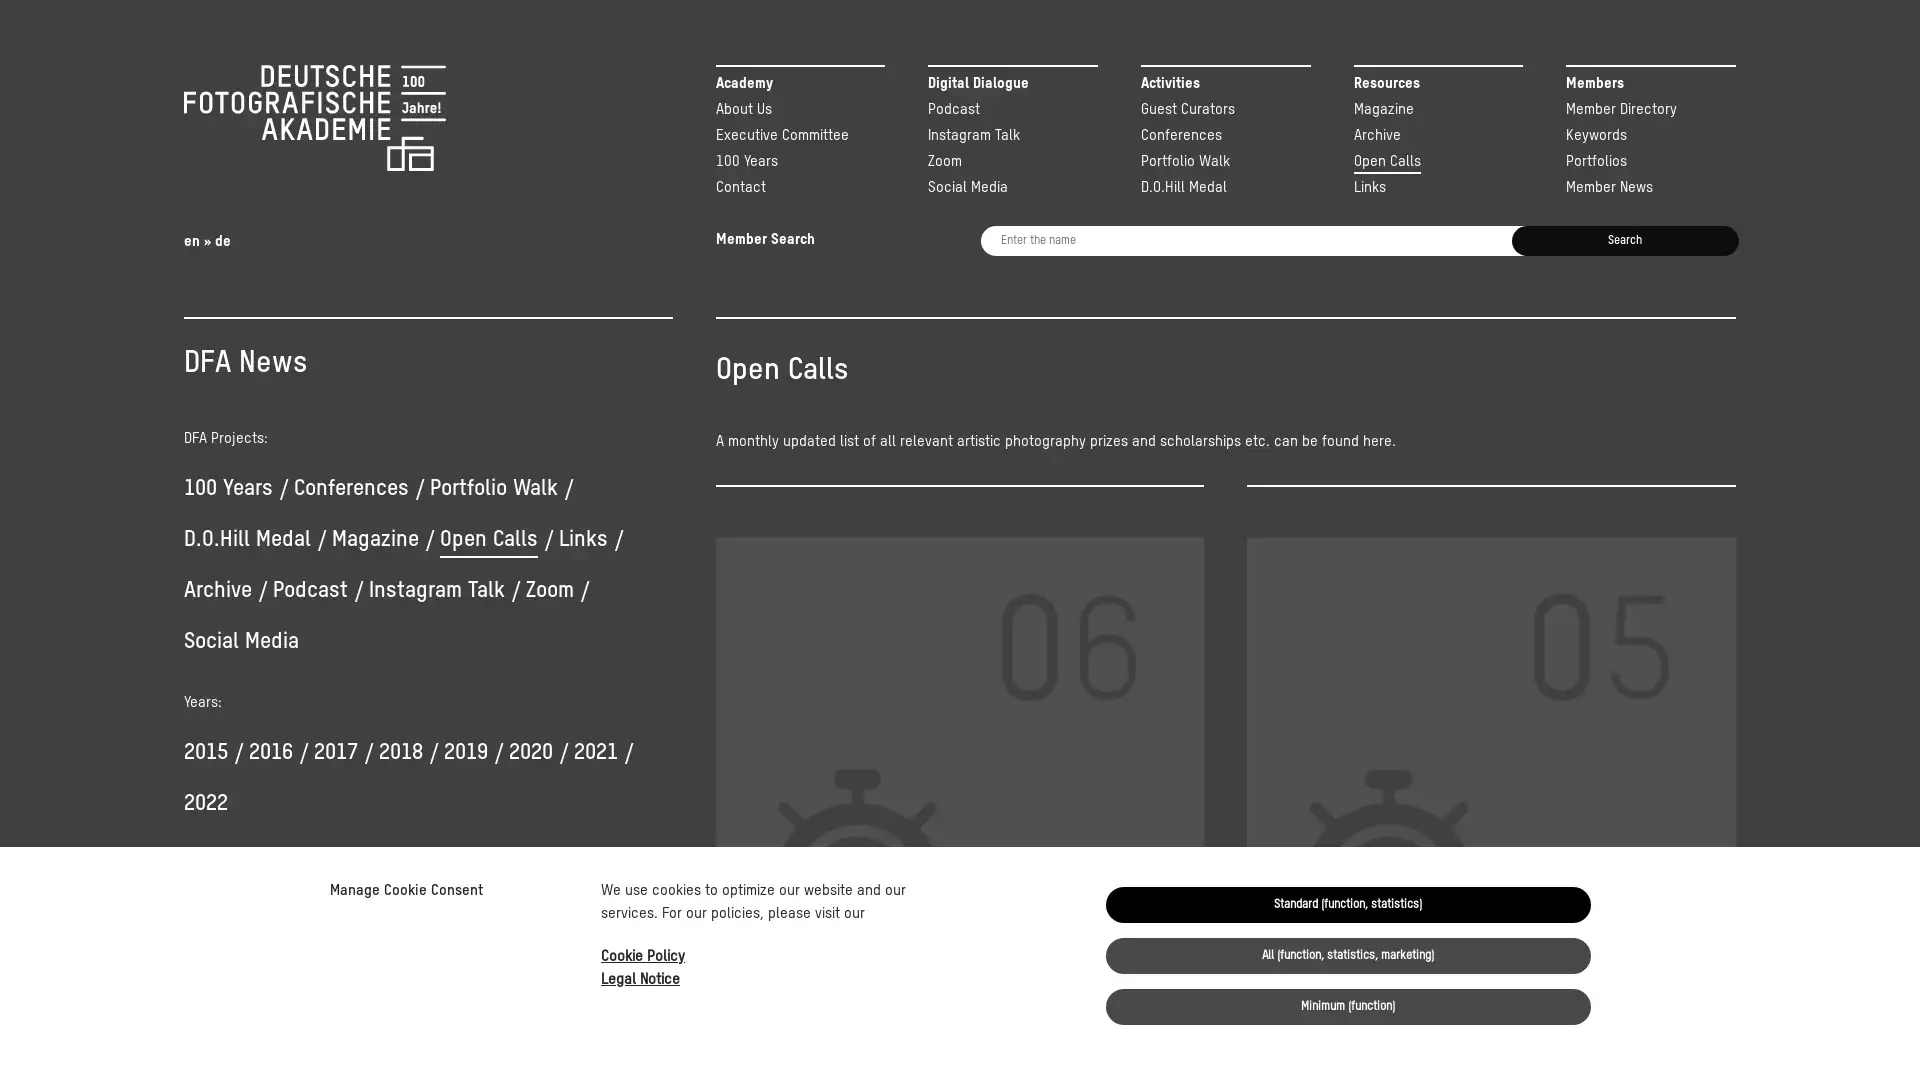  What do you see at coordinates (246, 540) in the screenshot?
I see `D.O.Hill Medal` at bounding box center [246, 540].